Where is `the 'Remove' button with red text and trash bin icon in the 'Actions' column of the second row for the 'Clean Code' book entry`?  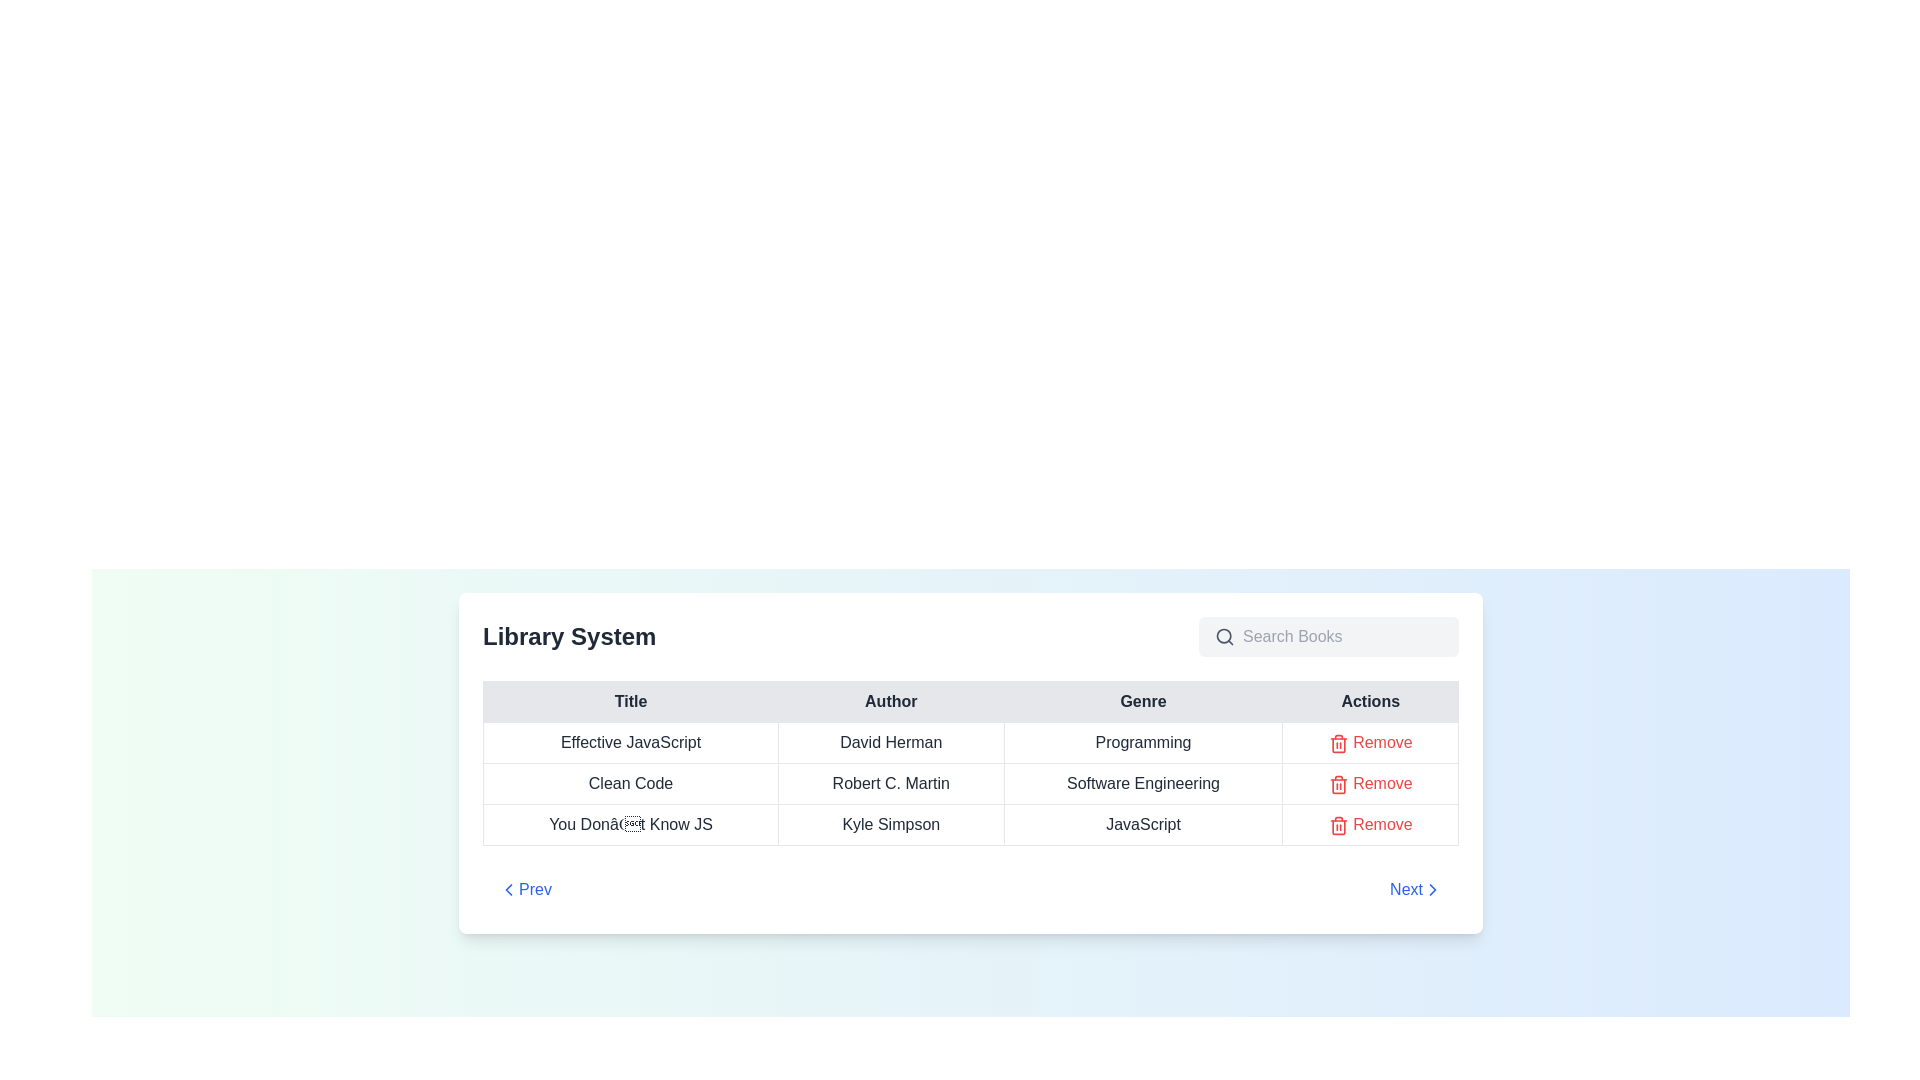
the 'Remove' button with red text and trash bin icon in the 'Actions' column of the second row for the 'Clean Code' book entry is located at coordinates (1369, 782).